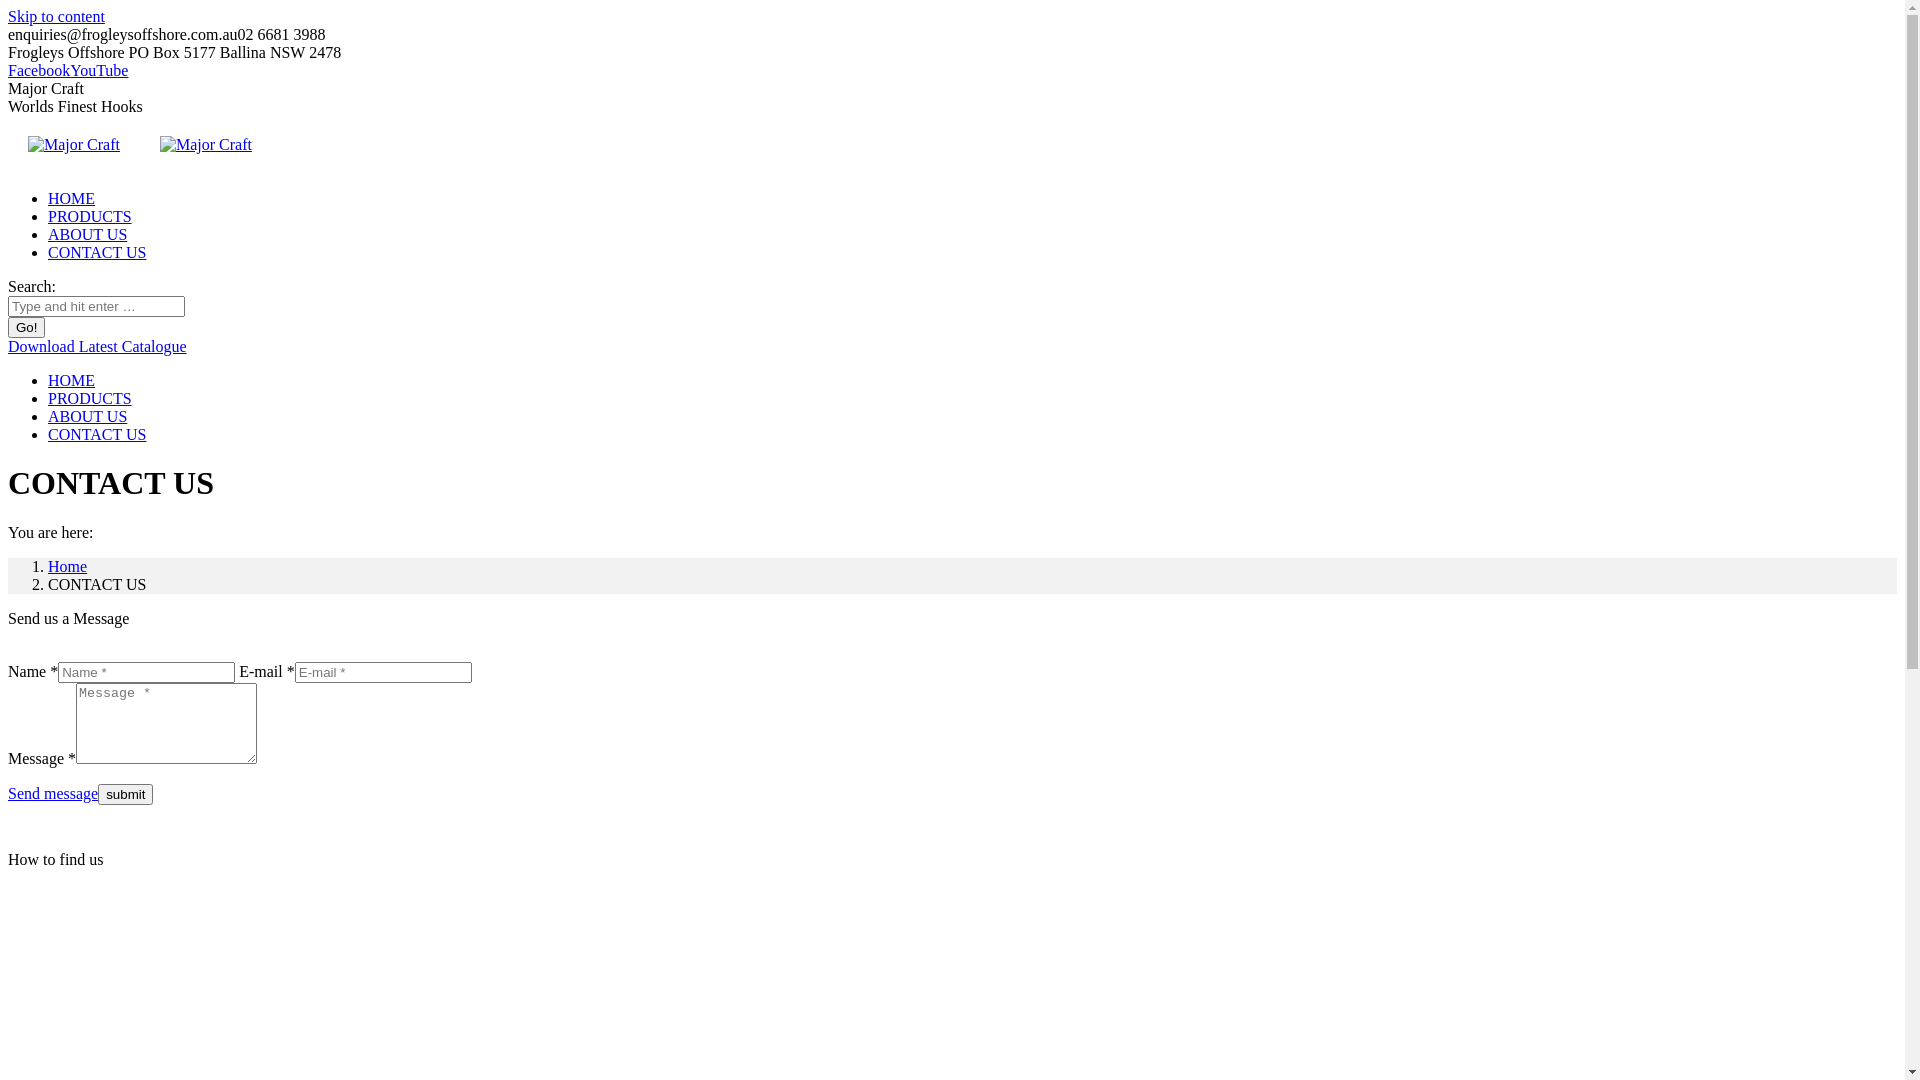 The width and height of the screenshot is (1920, 1080). What do you see at coordinates (67, 566) in the screenshot?
I see `'Home'` at bounding box center [67, 566].